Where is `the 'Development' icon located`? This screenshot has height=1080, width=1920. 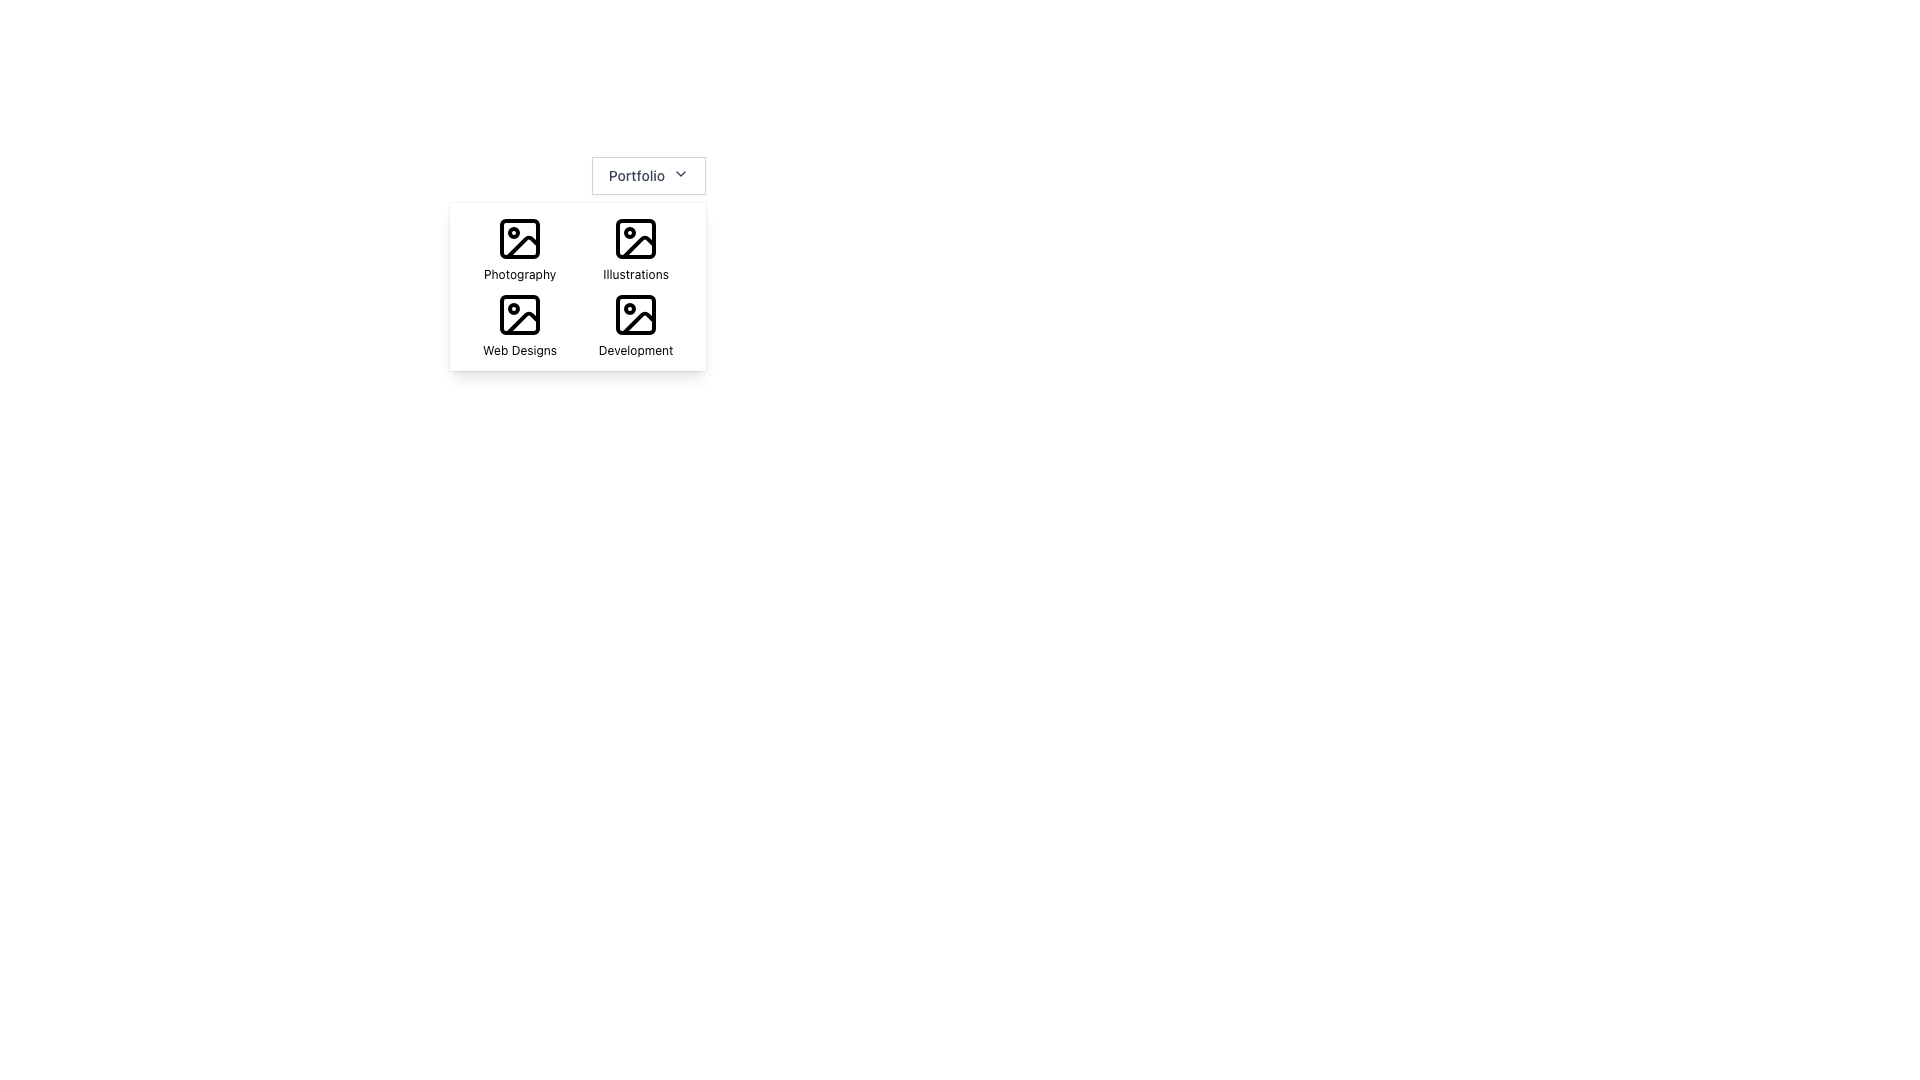 the 'Development' icon located is located at coordinates (634, 315).